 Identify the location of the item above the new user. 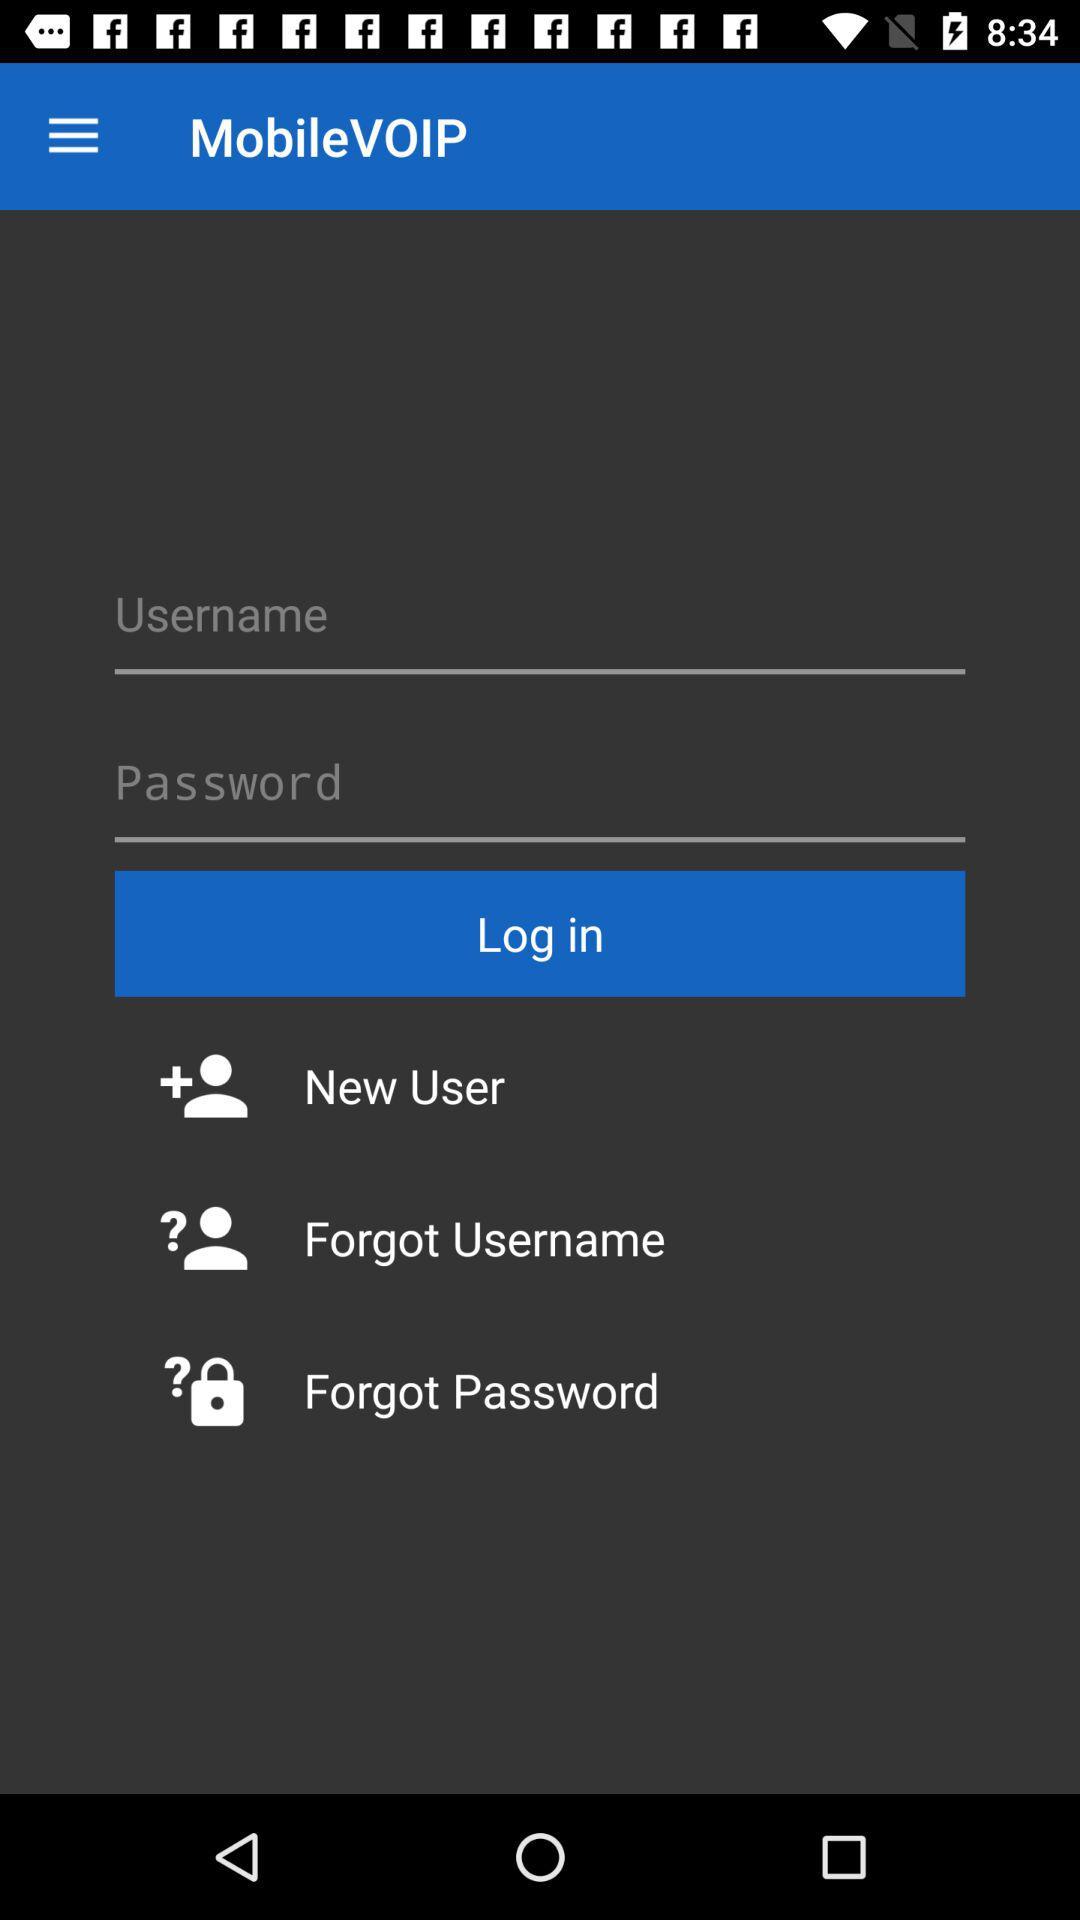
(540, 932).